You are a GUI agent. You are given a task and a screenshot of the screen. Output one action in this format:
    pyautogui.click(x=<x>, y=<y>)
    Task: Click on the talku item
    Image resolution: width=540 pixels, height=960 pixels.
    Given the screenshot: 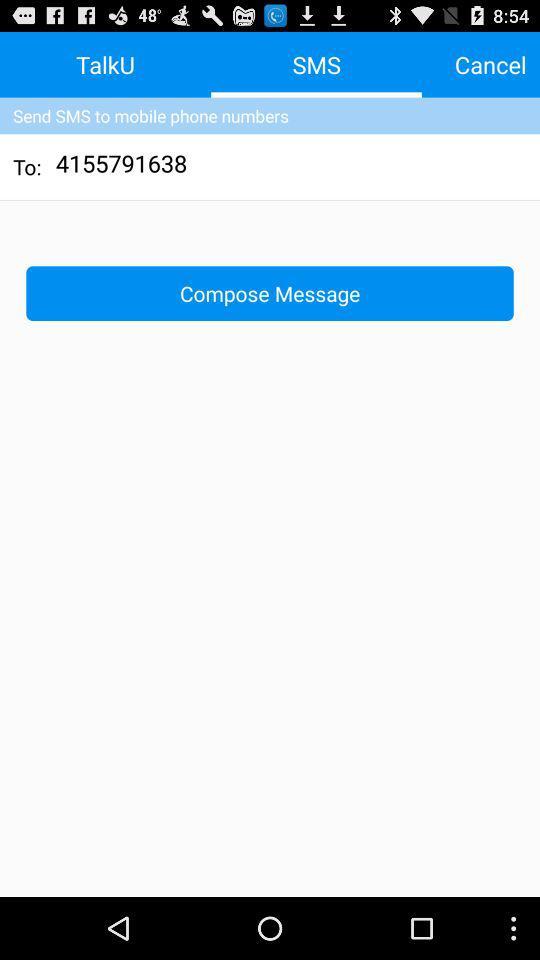 What is the action you would take?
    pyautogui.click(x=105, y=64)
    